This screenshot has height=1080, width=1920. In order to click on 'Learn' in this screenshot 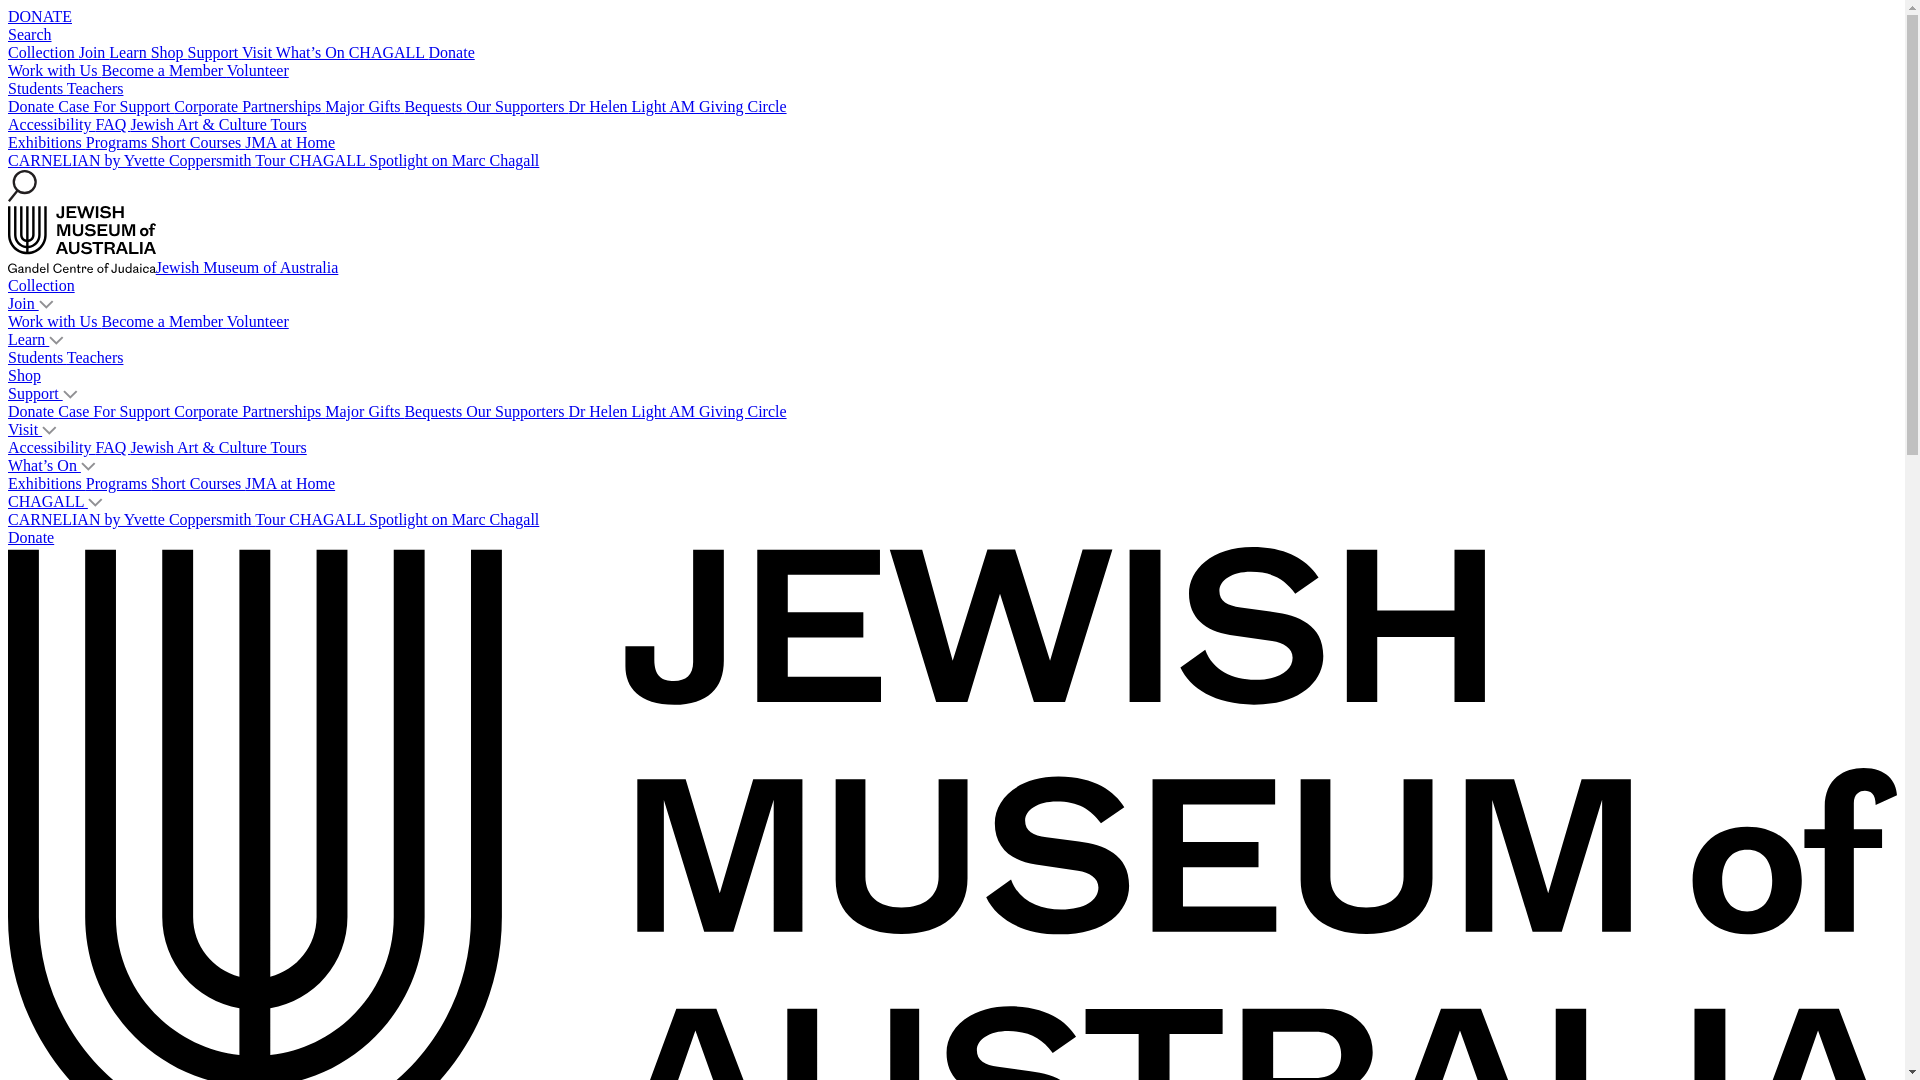, I will do `click(28, 338)`.